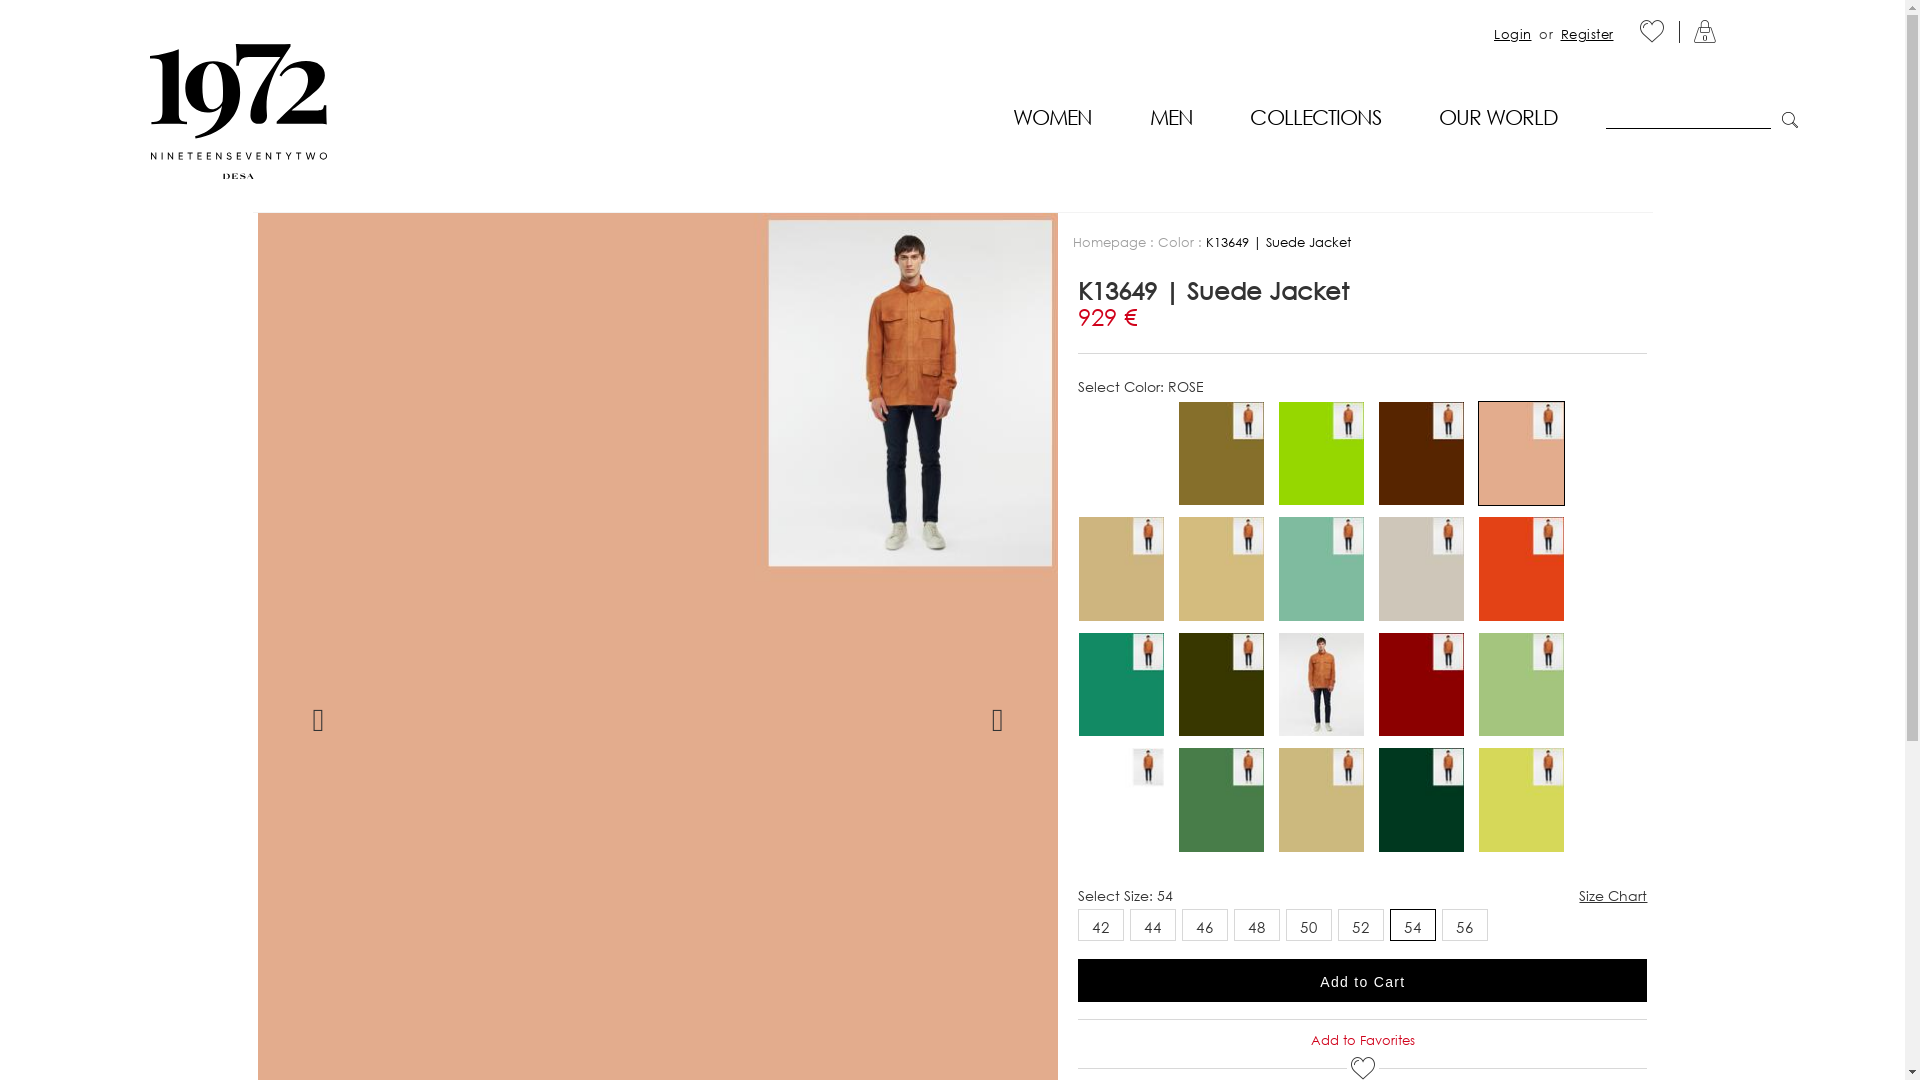 The image size is (1920, 1080). I want to click on '44', so click(1152, 925).